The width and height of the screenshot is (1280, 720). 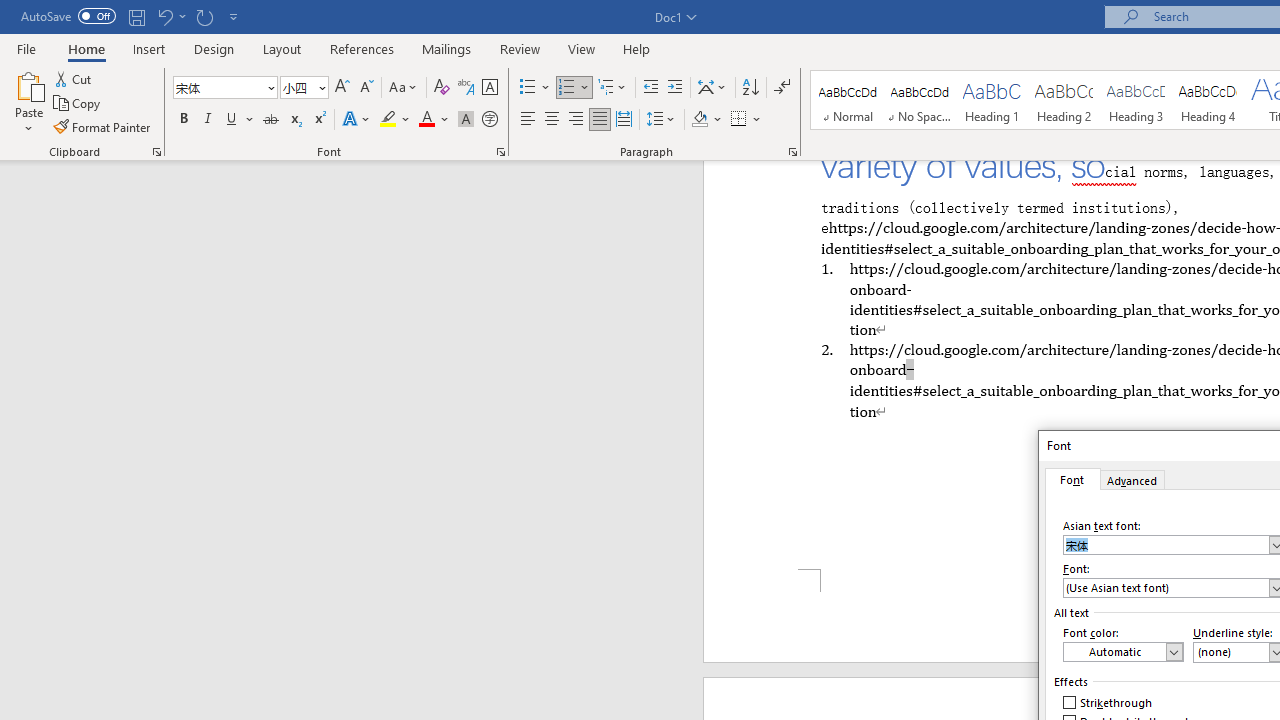 I want to click on 'Change Case', so click(x=403, y=86).